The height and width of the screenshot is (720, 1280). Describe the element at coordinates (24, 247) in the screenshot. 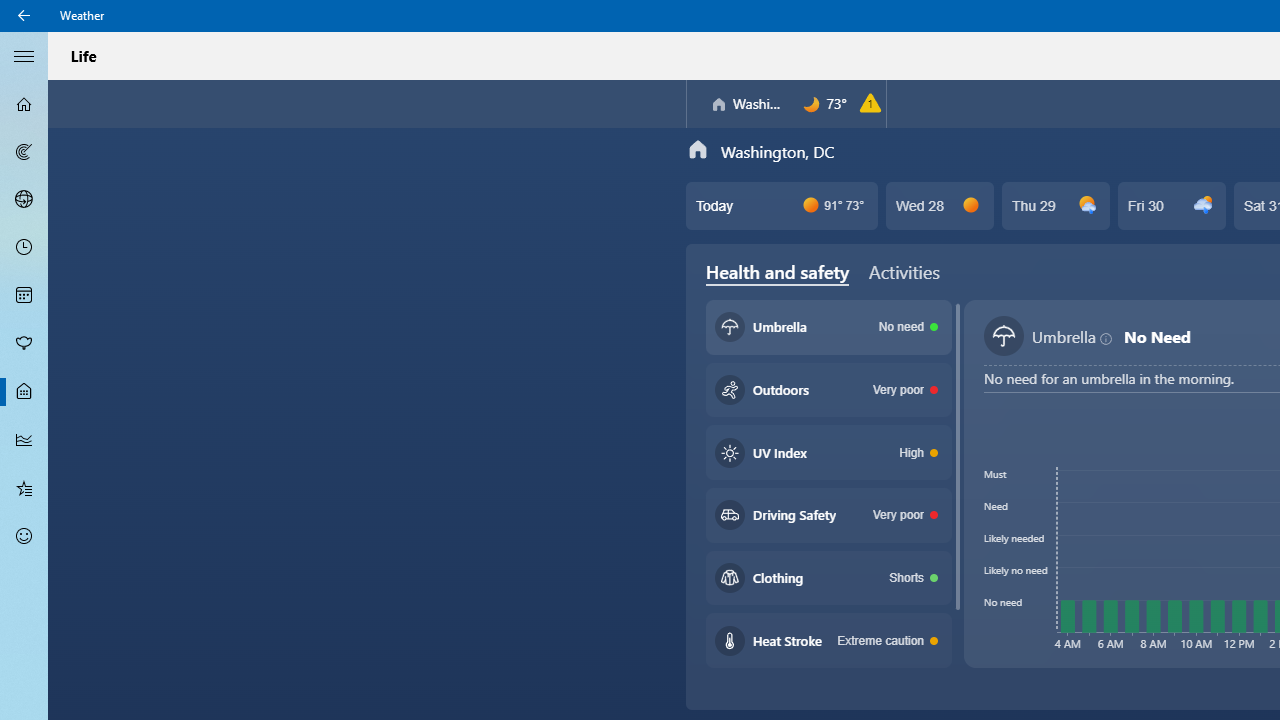

I see `'Hourly Forecast - Not Selected'` at that location.